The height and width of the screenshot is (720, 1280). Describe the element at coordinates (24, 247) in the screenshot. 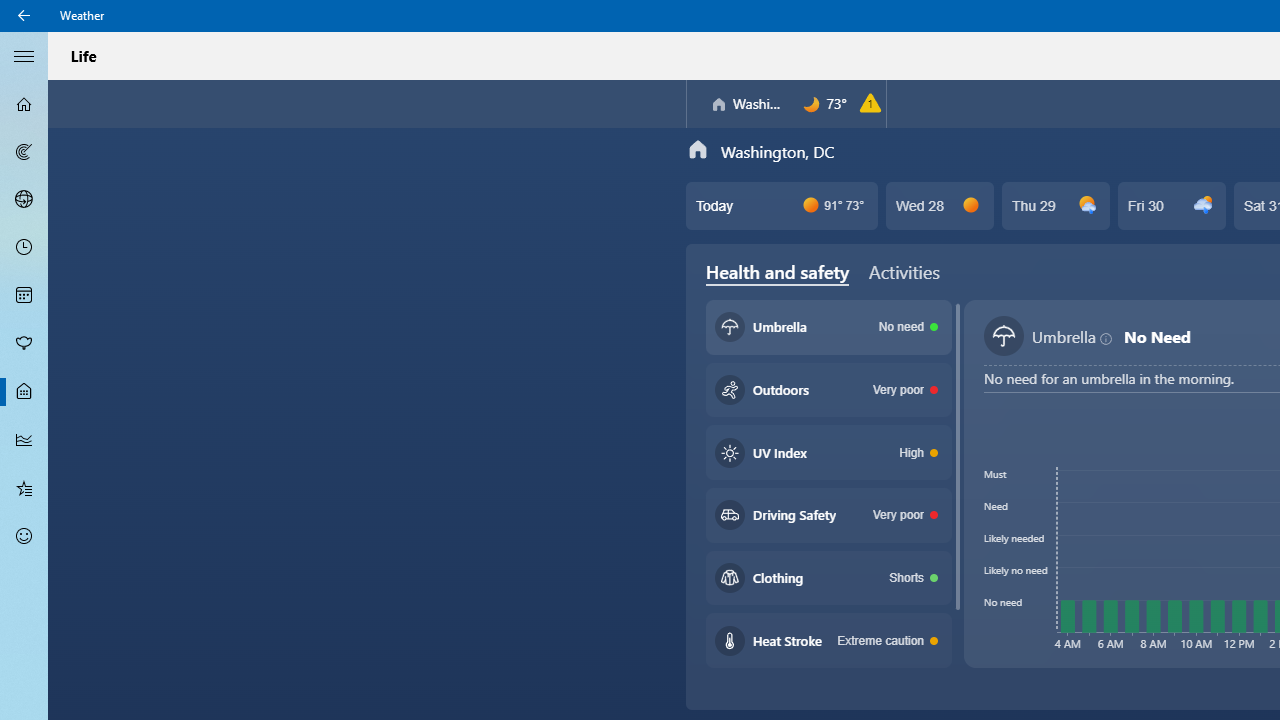

I see `'Hourly Forecast - Not Selected'` at that location.